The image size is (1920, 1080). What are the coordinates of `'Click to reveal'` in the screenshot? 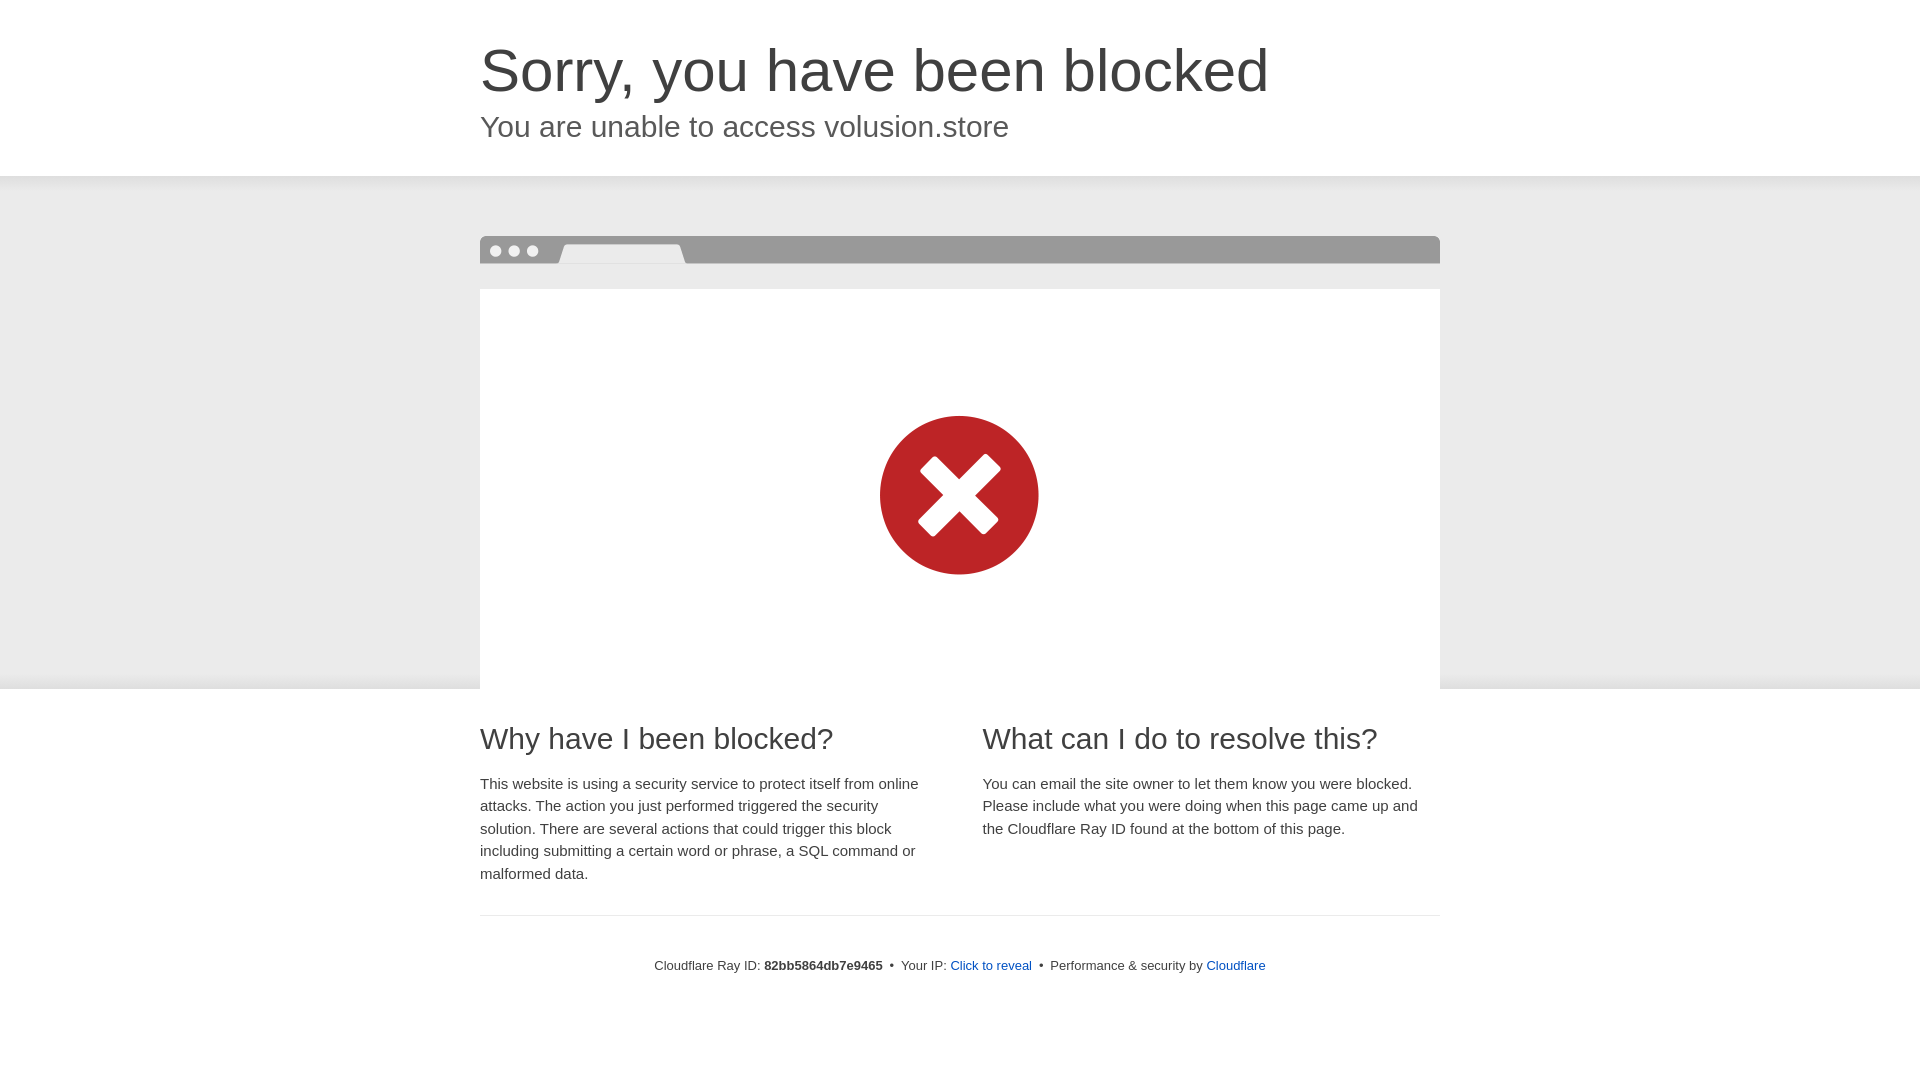 It's located at (990, 964).